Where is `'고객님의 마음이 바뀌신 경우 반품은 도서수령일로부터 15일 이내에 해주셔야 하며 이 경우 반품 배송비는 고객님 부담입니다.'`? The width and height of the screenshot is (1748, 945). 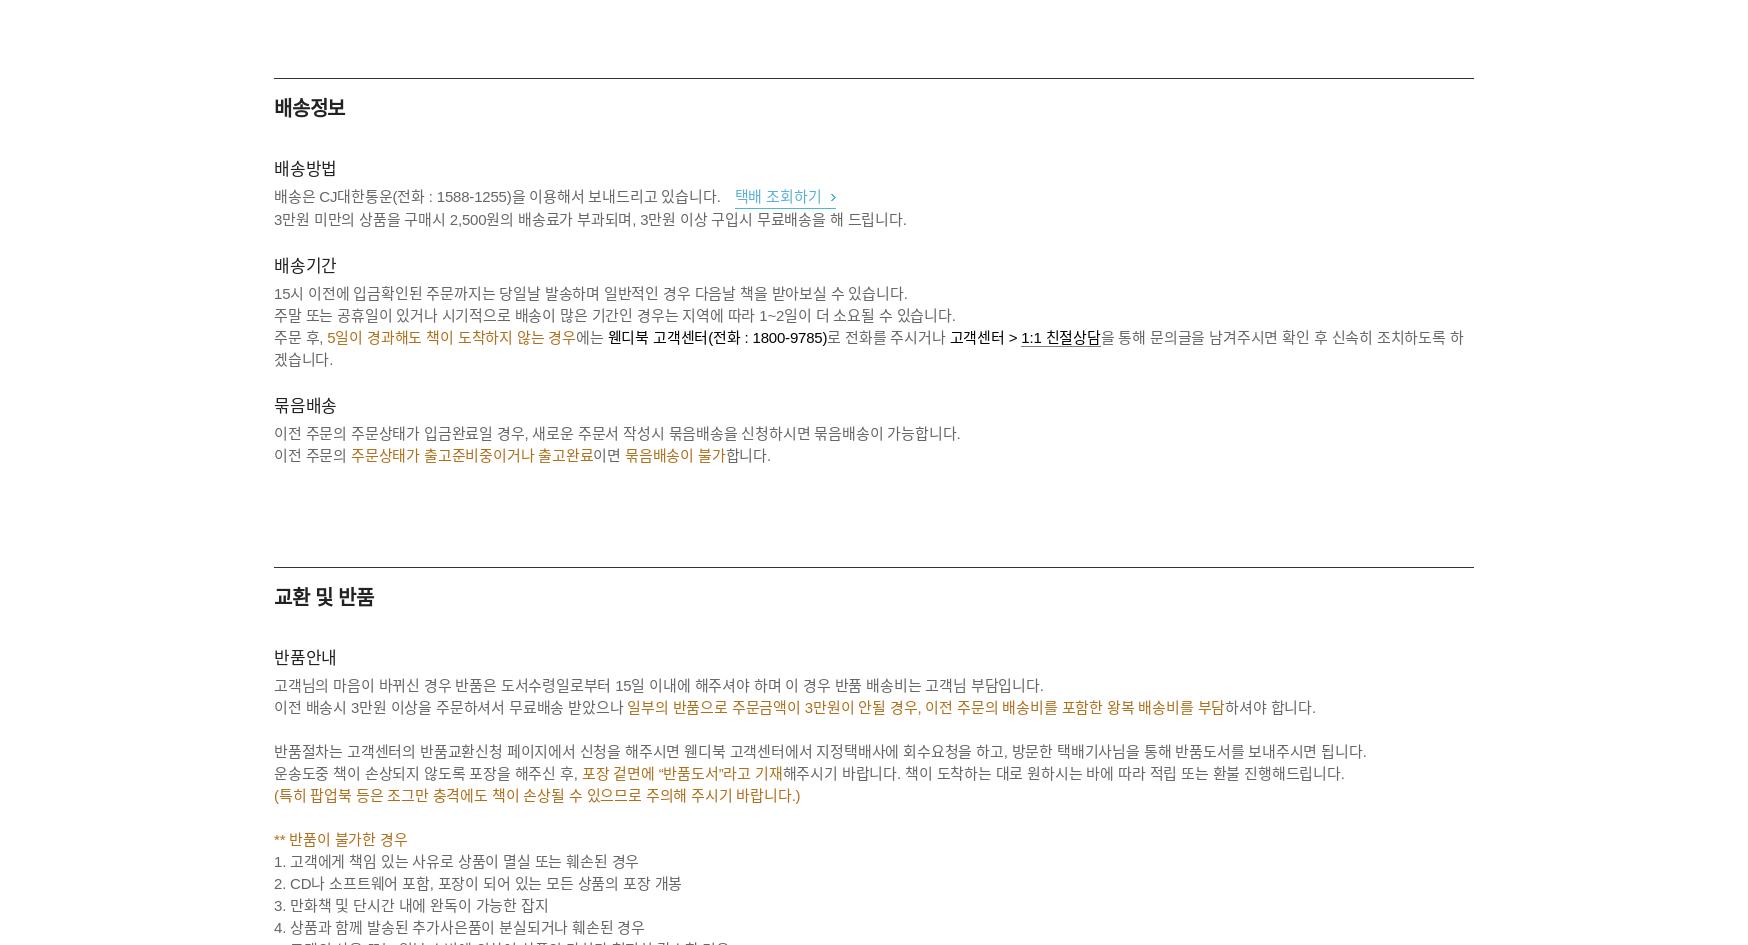
'고객님의 마음이 바뀌신 경우 반품은 도서수령일로부터 15일 이내에 해주셔야 하며 이 경우 반품 배송비는 고객님 부담입니다.' is located at coordinates (274, 685).